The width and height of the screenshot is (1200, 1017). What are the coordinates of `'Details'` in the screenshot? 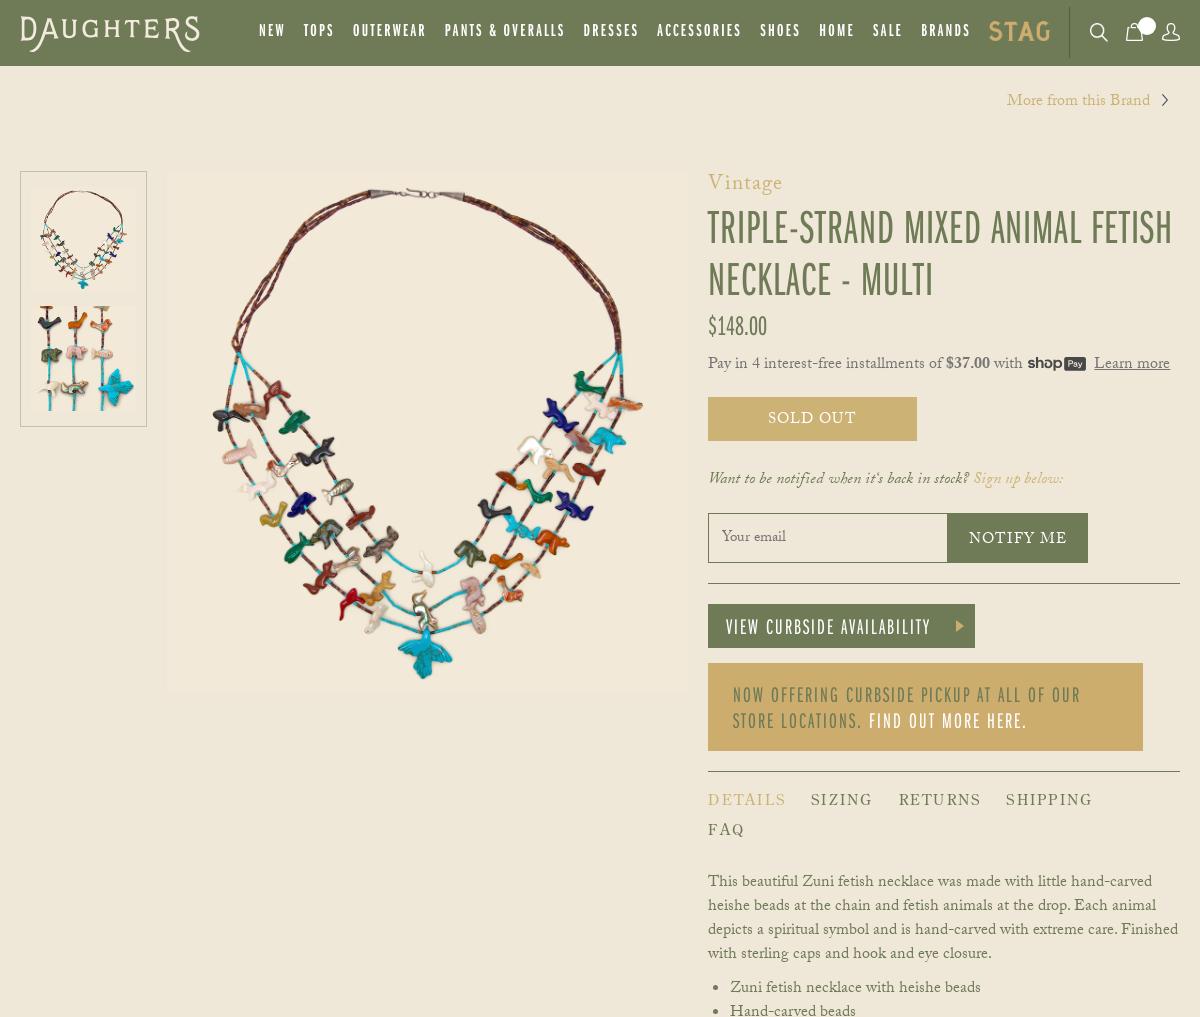 It's located at (747, 798).